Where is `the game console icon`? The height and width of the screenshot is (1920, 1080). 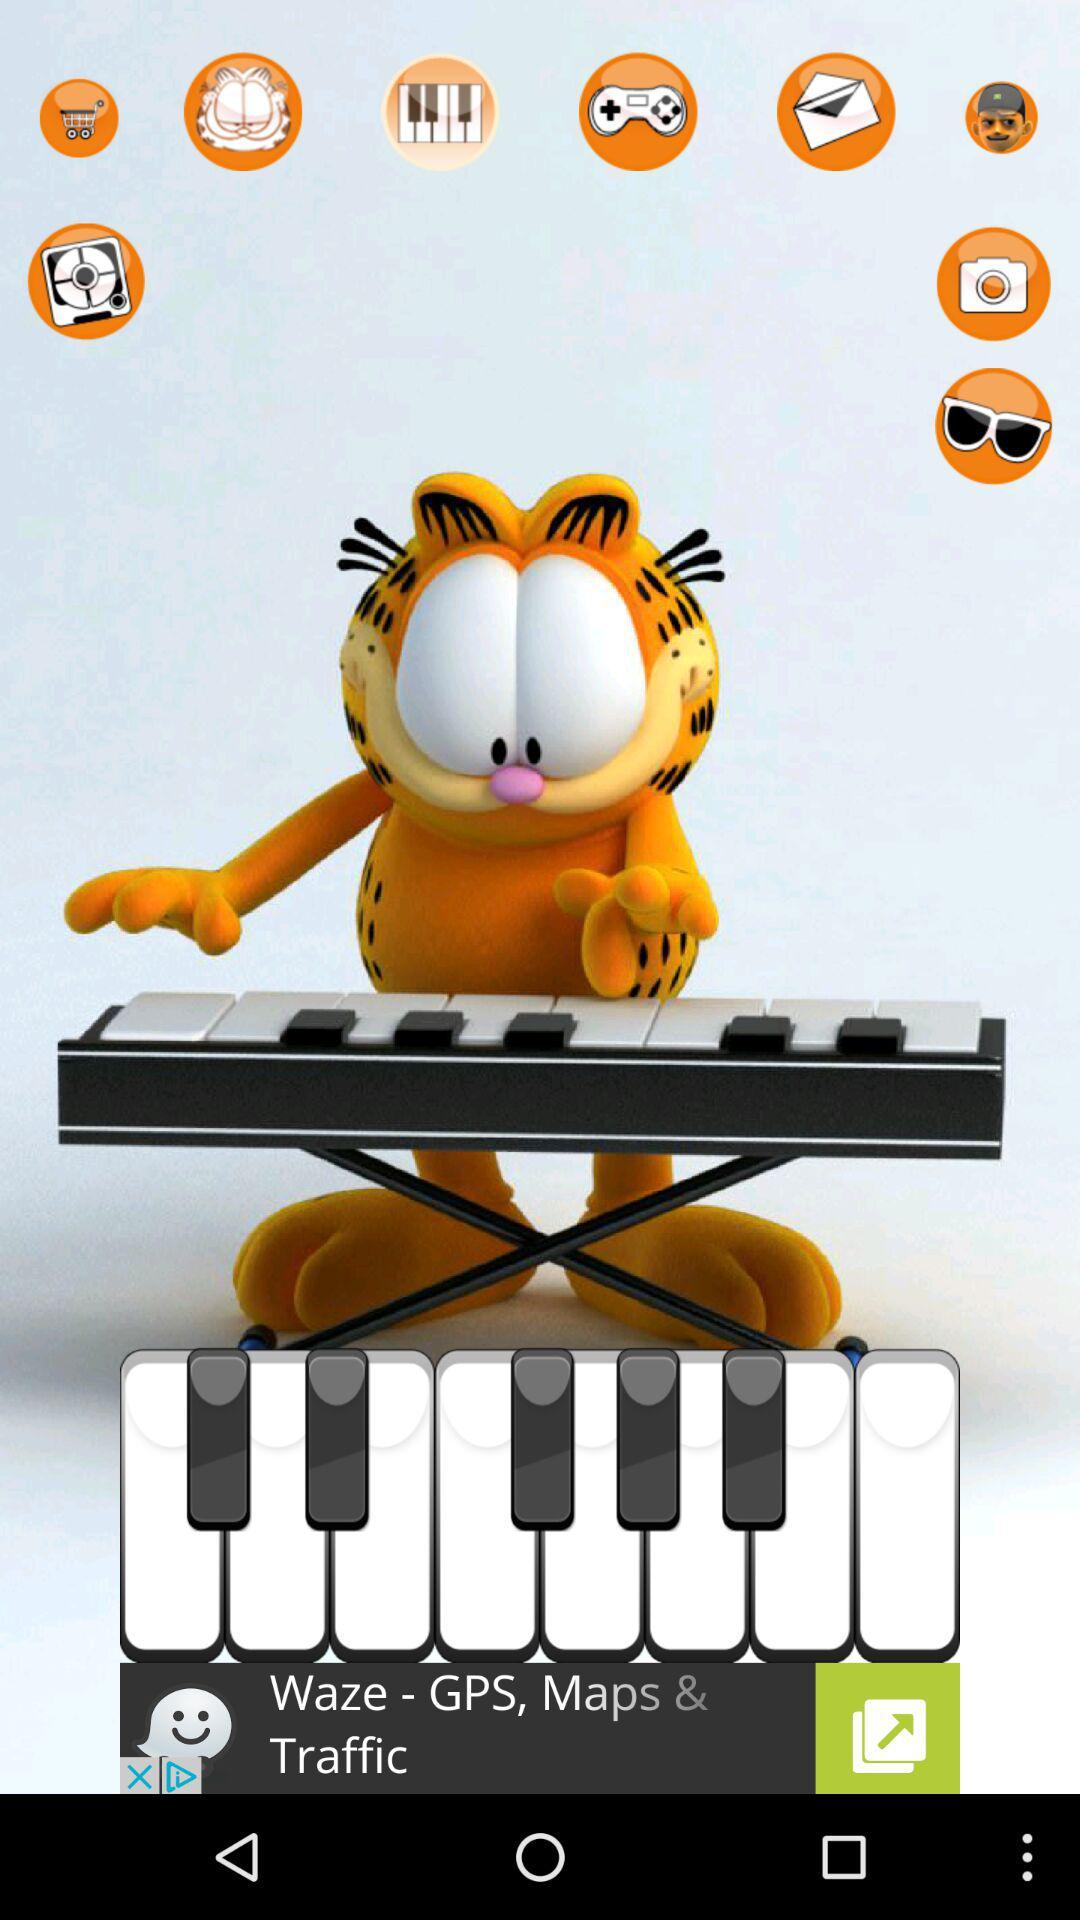 the game console icon is located at coordinates (637, 110).